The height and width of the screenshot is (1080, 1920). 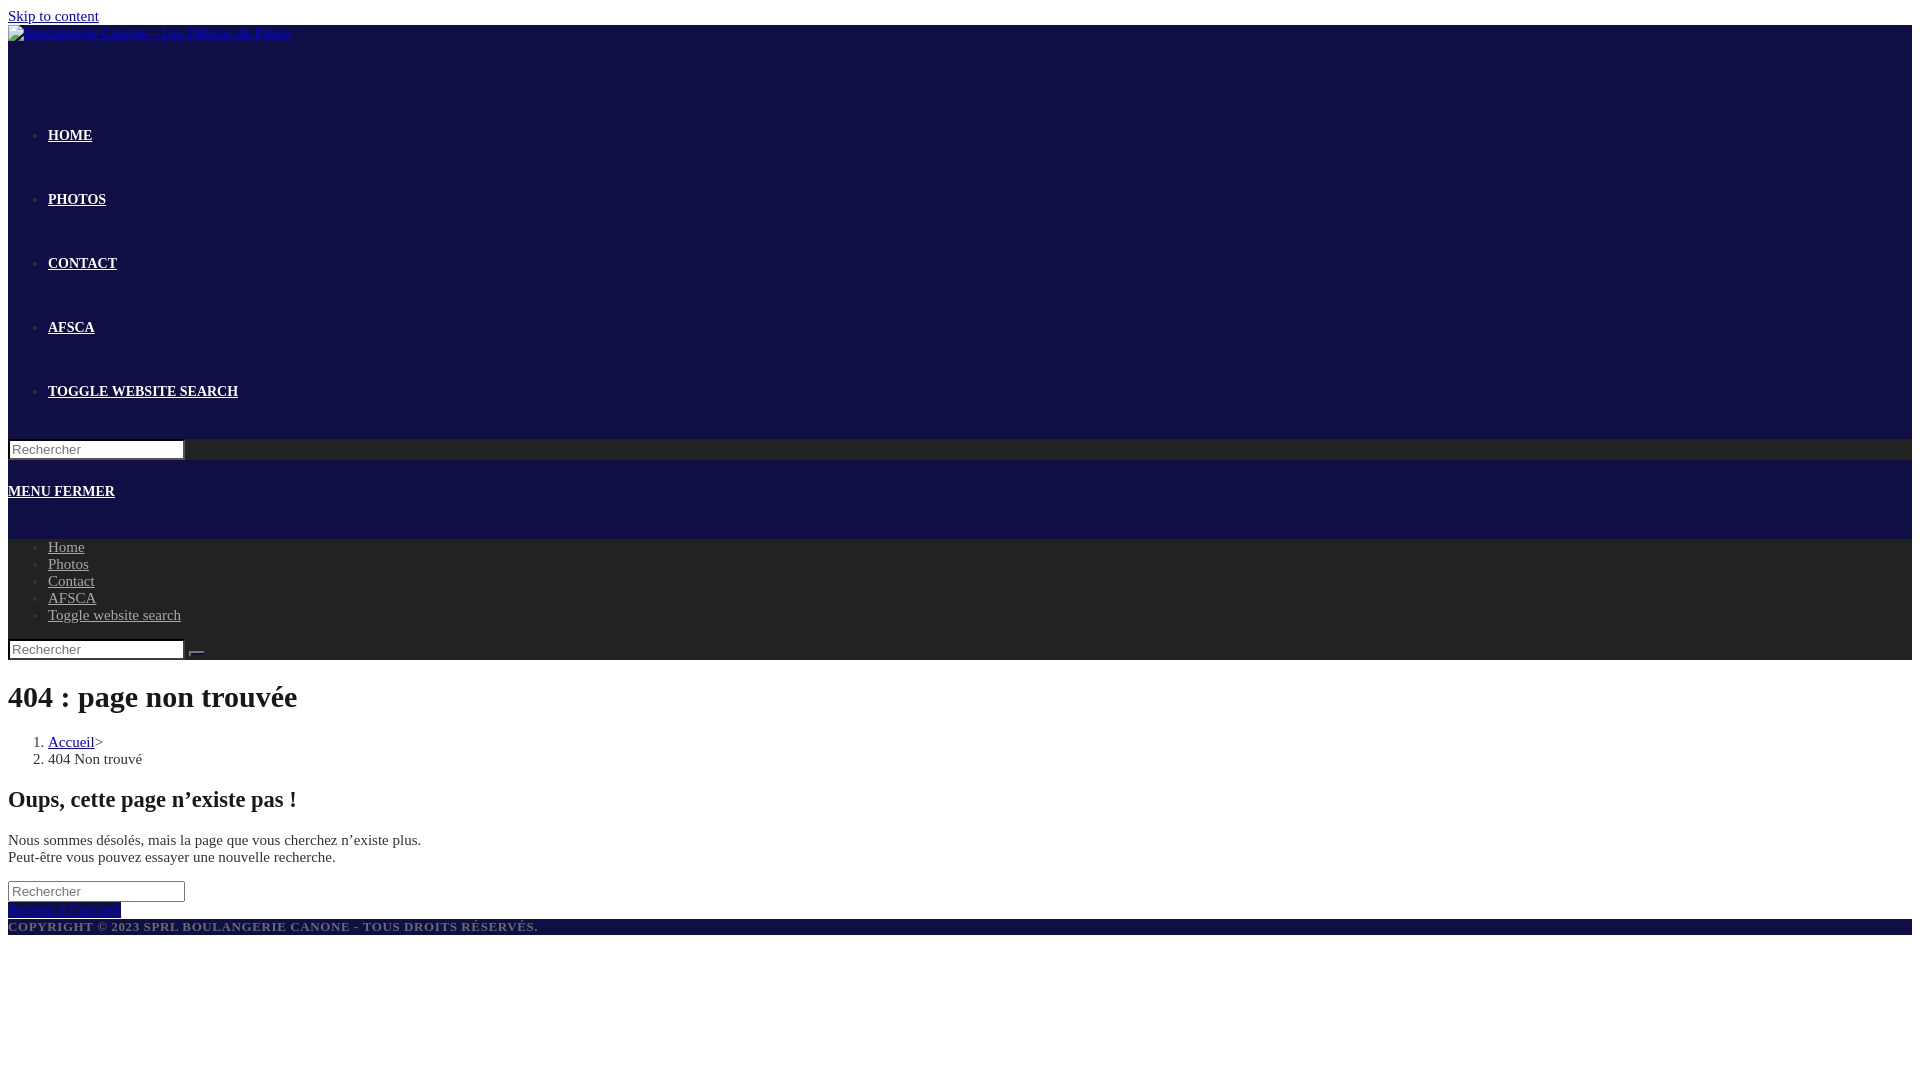 What do you see at coordinates (71, 581) in the screenshot?
I see `'Contact'` at bounding box center [71, 581].